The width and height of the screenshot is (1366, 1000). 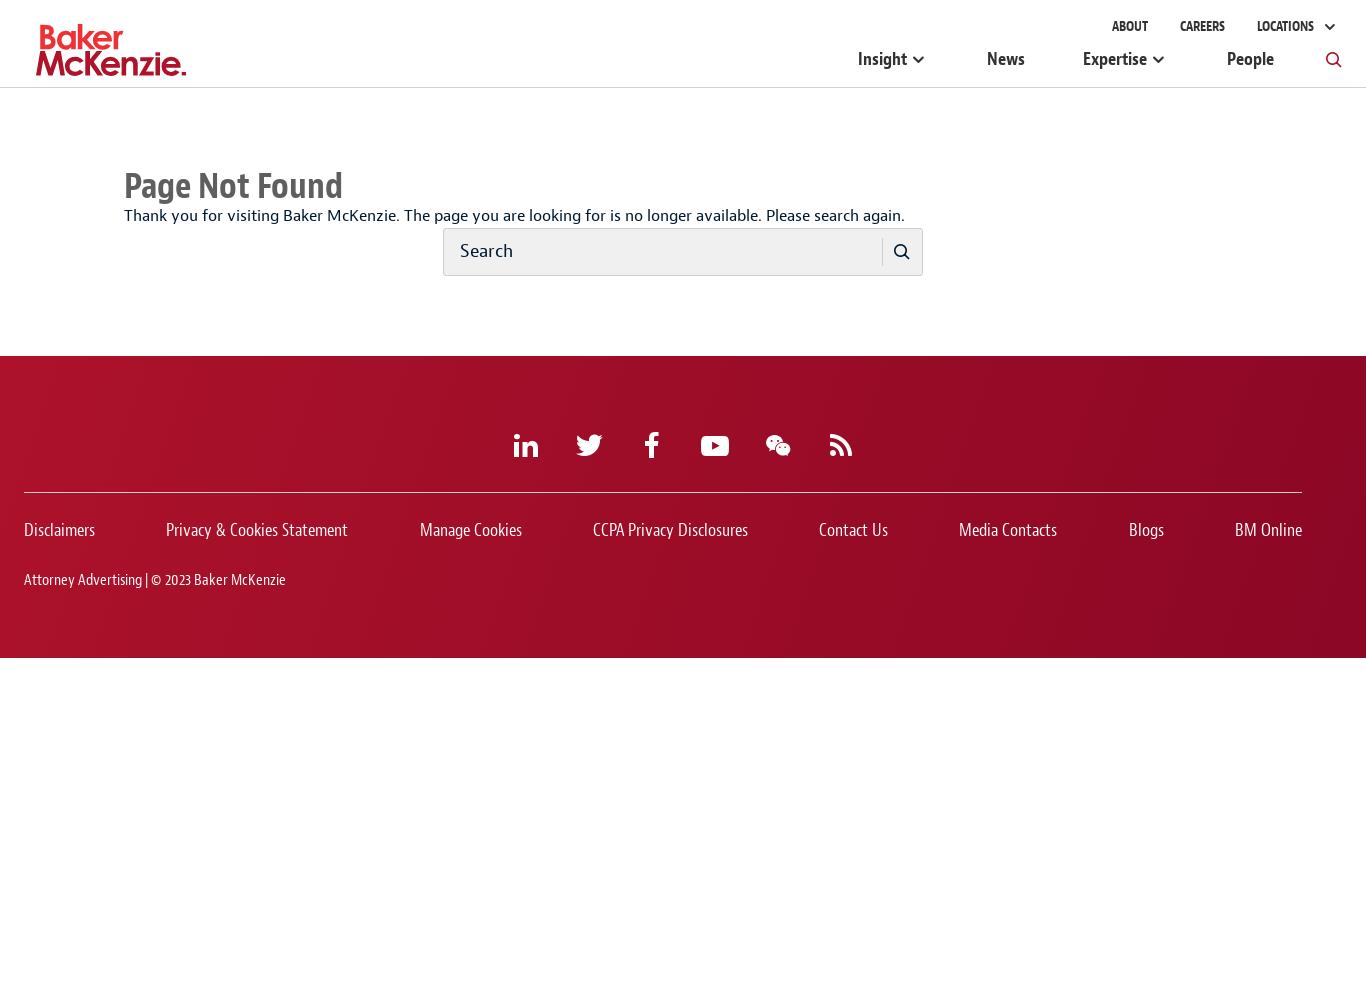 What do you see at coordinates (564, 12) in the screenshot?
I see `'Hydrogen Hub'` at bounding box center [564, 12].